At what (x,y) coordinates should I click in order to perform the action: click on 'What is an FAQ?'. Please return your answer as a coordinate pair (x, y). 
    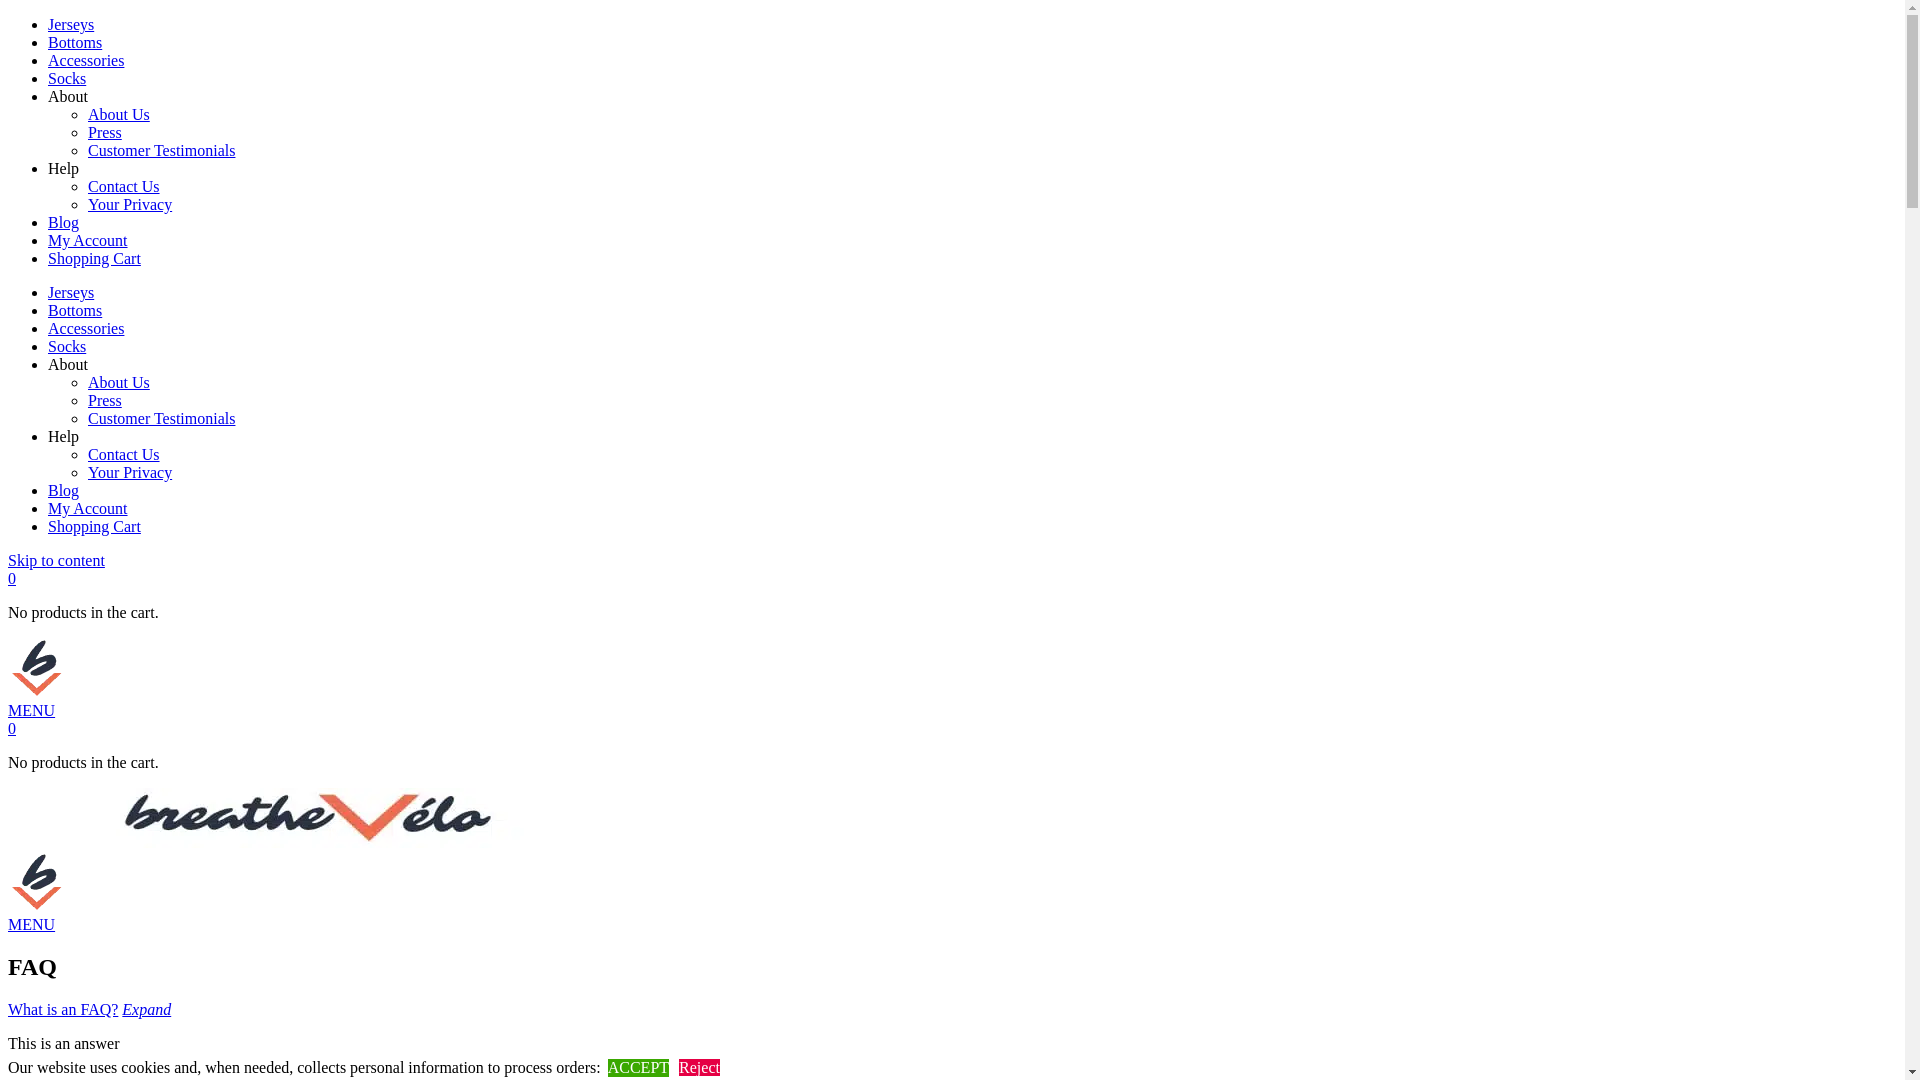
    Looking at the image, I should click on (62, 1009).